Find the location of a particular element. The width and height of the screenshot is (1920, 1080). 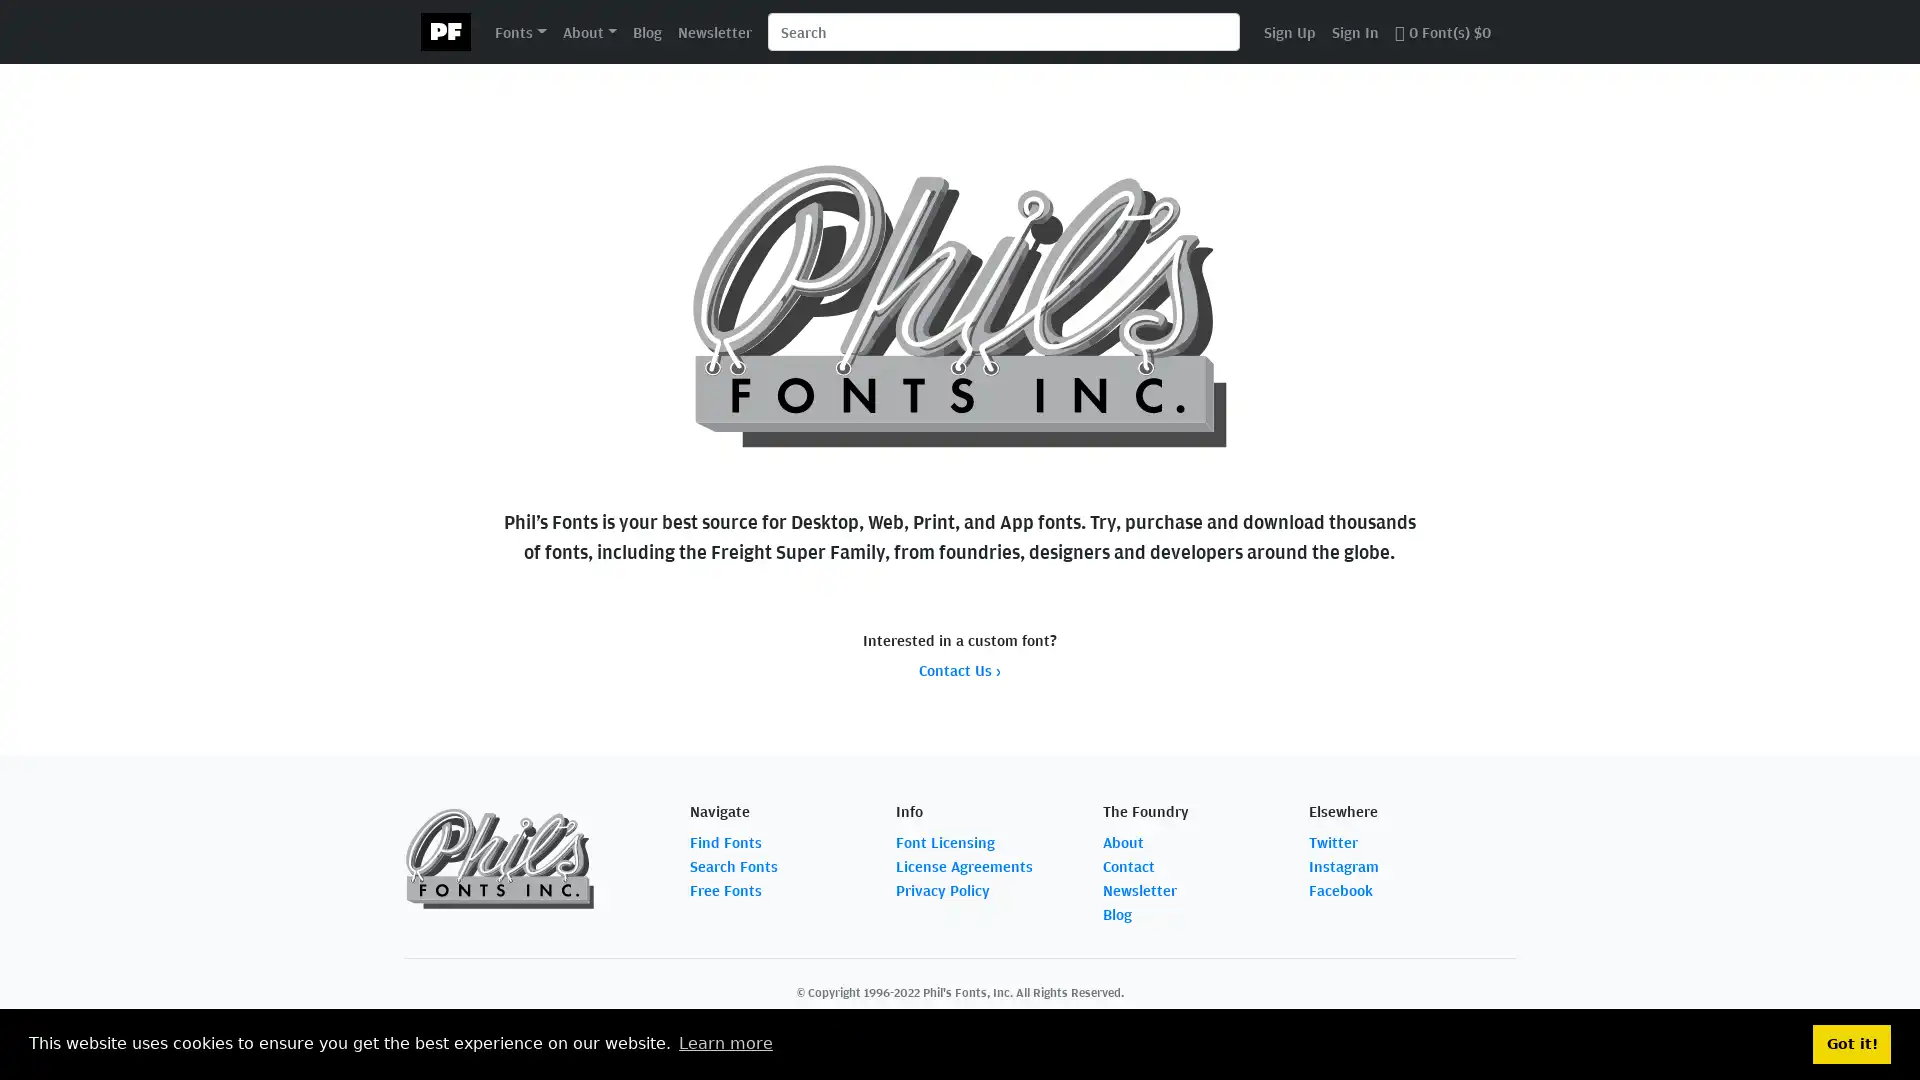

dismiss cookie message is located at coordinates (1851, 1043).